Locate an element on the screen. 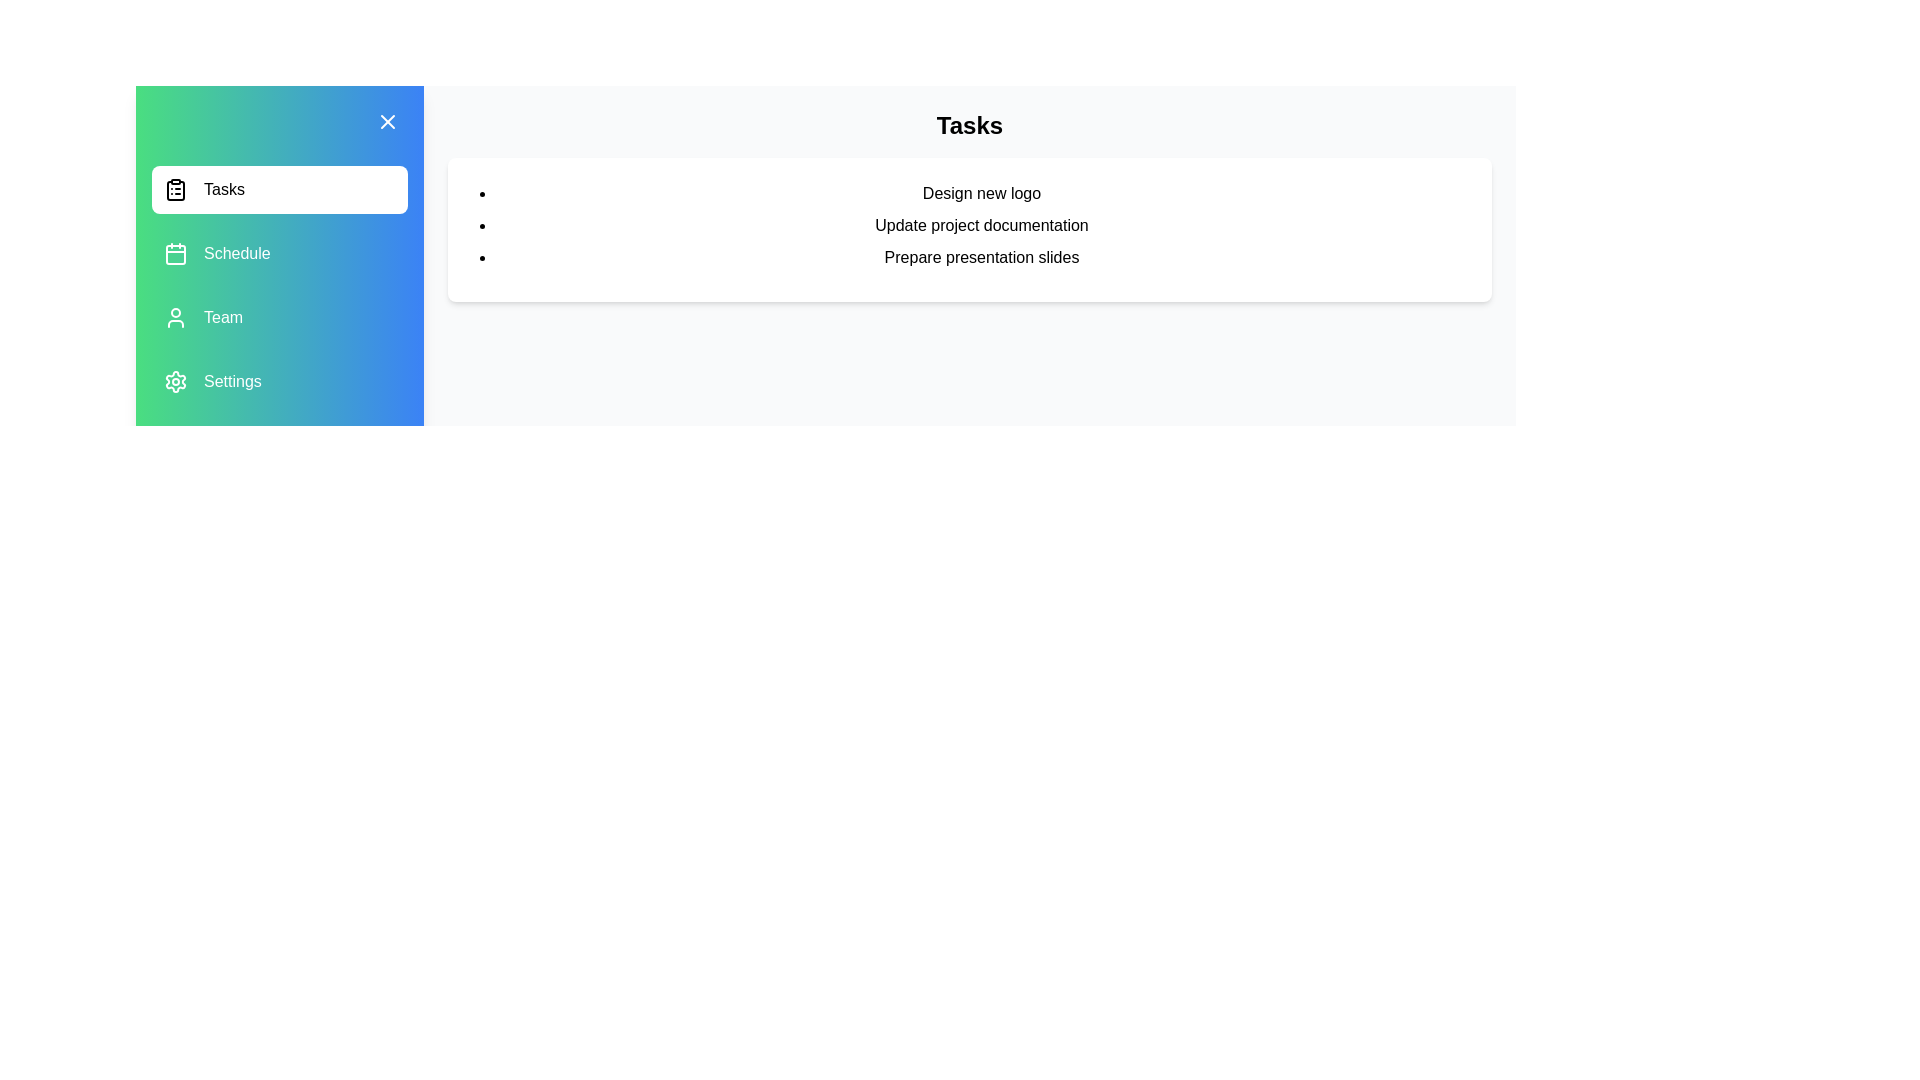 The image size is (1920, 1080). the menu item Settings to observe the hover effect is located at coordinates (278, 381).